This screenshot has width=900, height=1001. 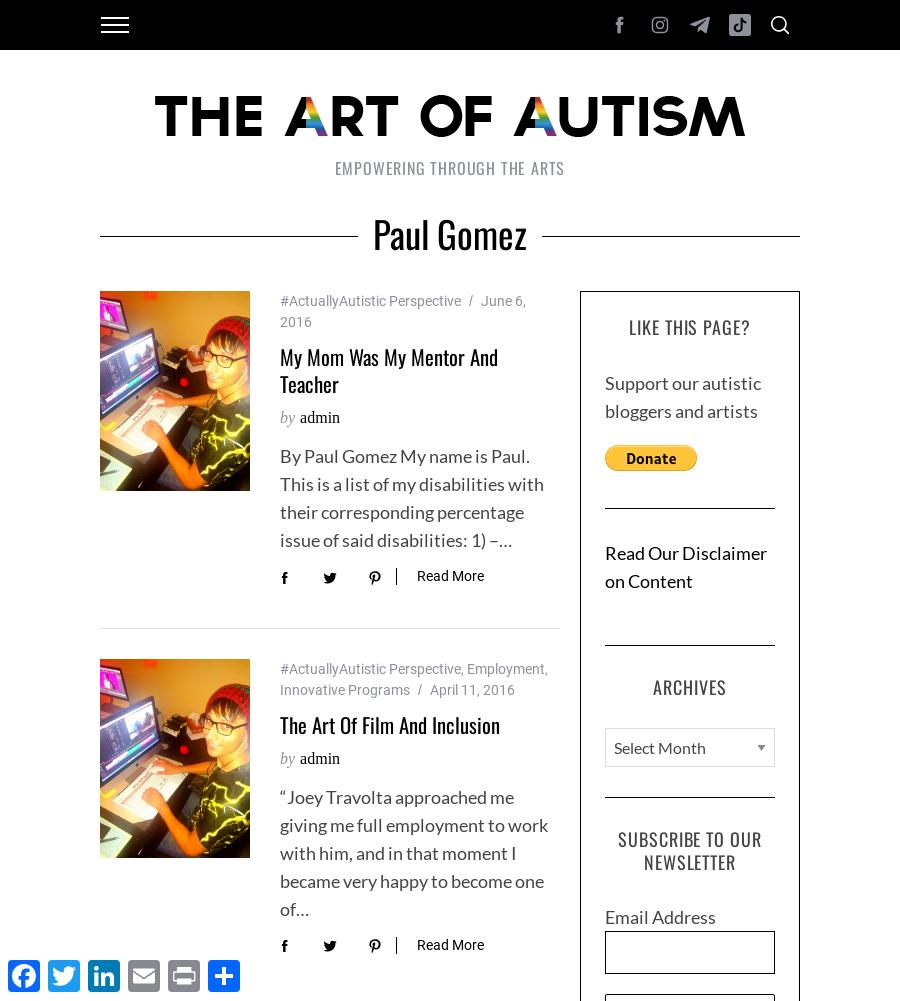 What do you see at coordinates (344, 687) in the screenshot?
I see `'Innovative Programs'` at bounding box center [344, 687].